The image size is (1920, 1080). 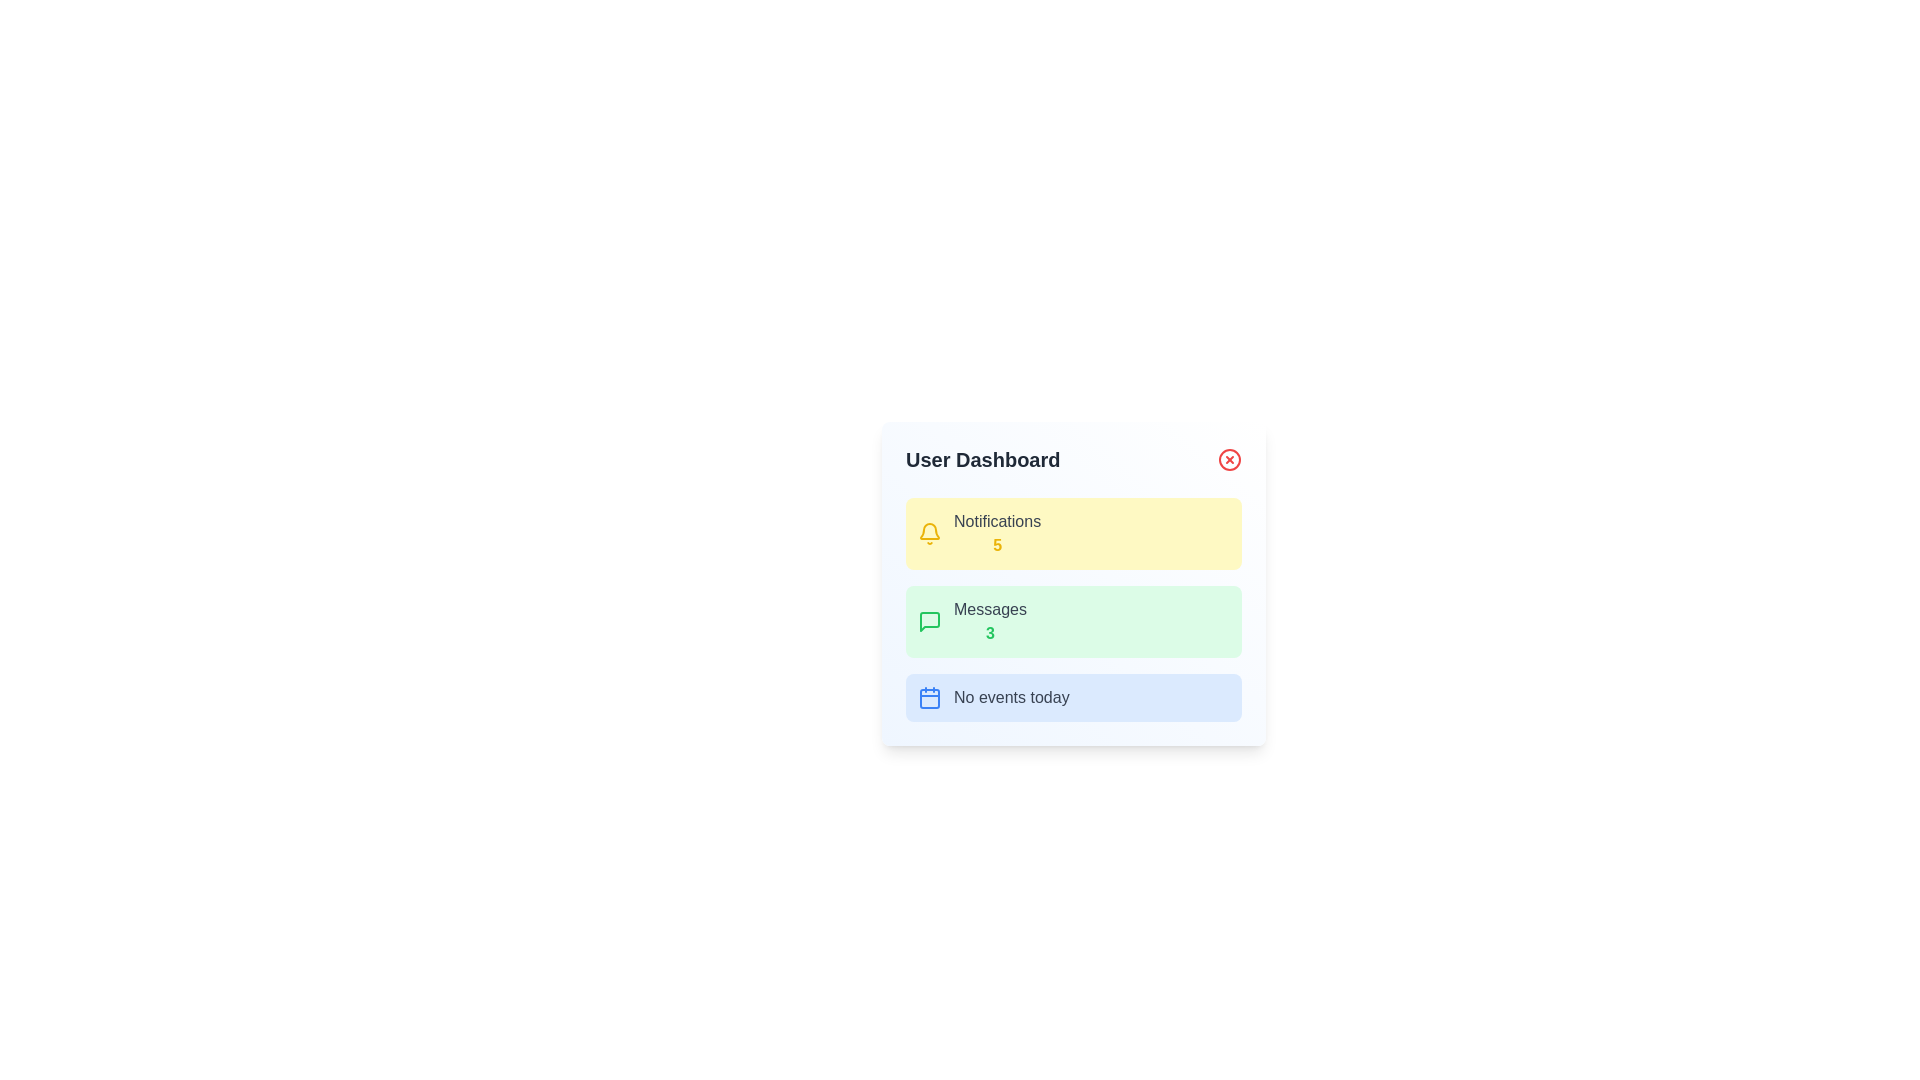 What do you see at coordinates (929, 532) in the screenshot?
I see `the yellow bell icon indicating notifications, located to the left of the text 'Notifications 5'` at bounding box center [929, 532].